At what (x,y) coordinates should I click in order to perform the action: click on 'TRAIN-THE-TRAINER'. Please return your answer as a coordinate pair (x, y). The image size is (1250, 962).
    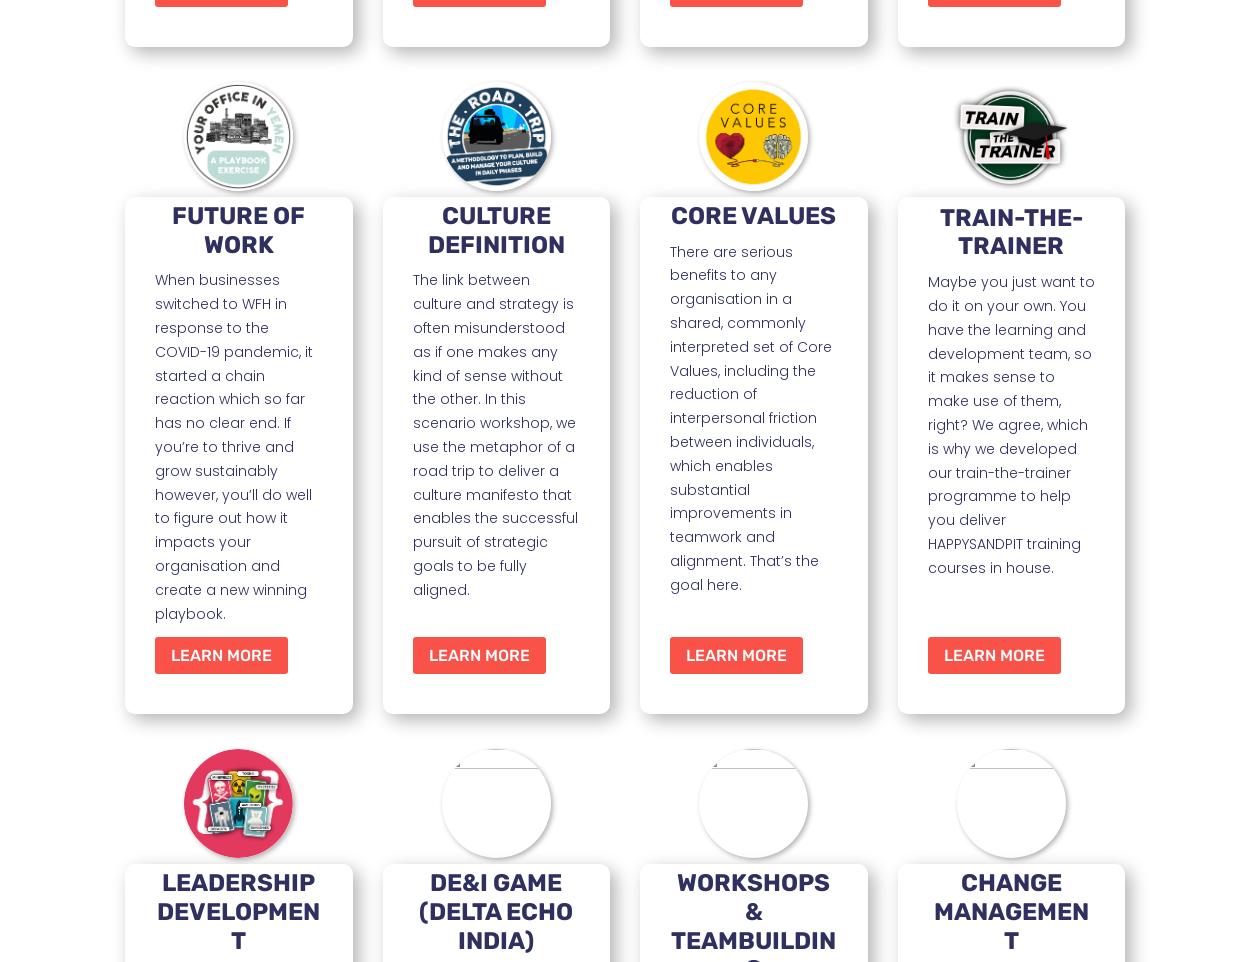
    Looking at the image, I should click on (938, 230).